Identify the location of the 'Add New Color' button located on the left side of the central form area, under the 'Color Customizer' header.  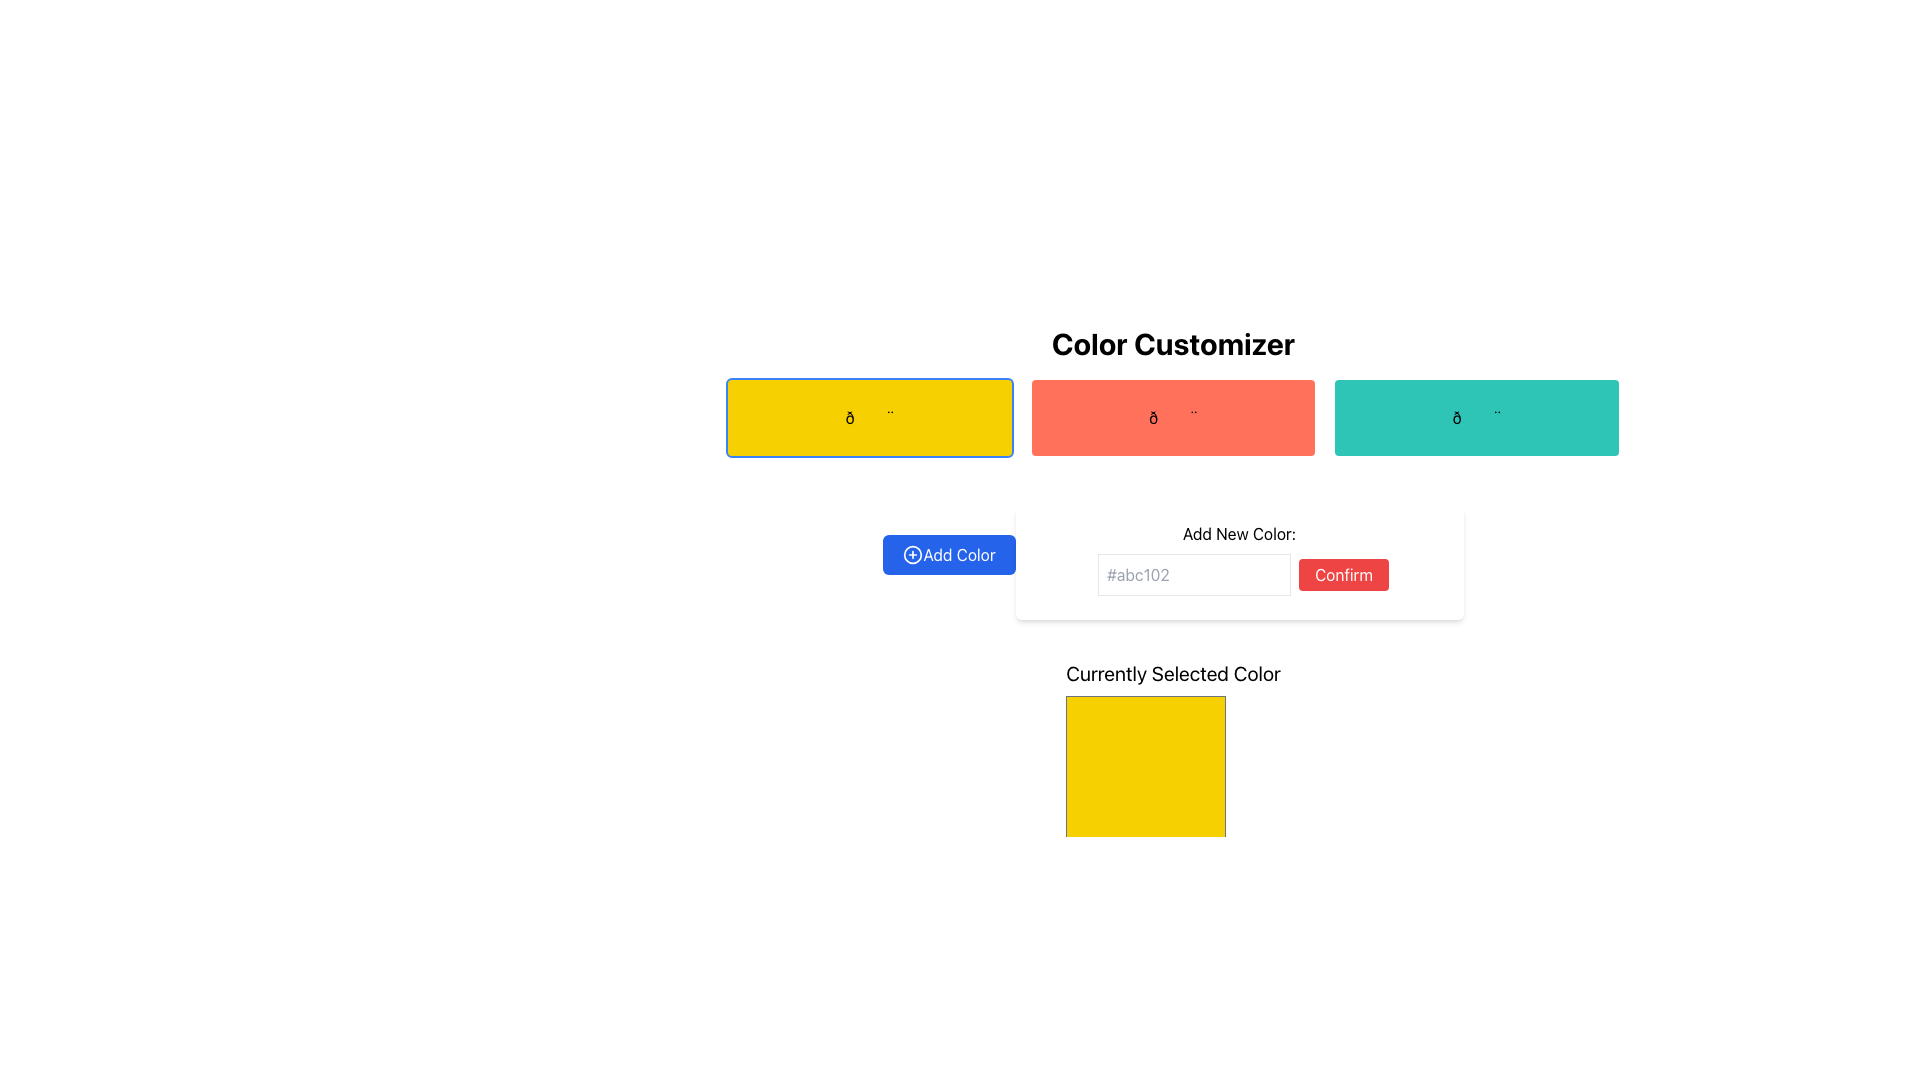
(948, 555).